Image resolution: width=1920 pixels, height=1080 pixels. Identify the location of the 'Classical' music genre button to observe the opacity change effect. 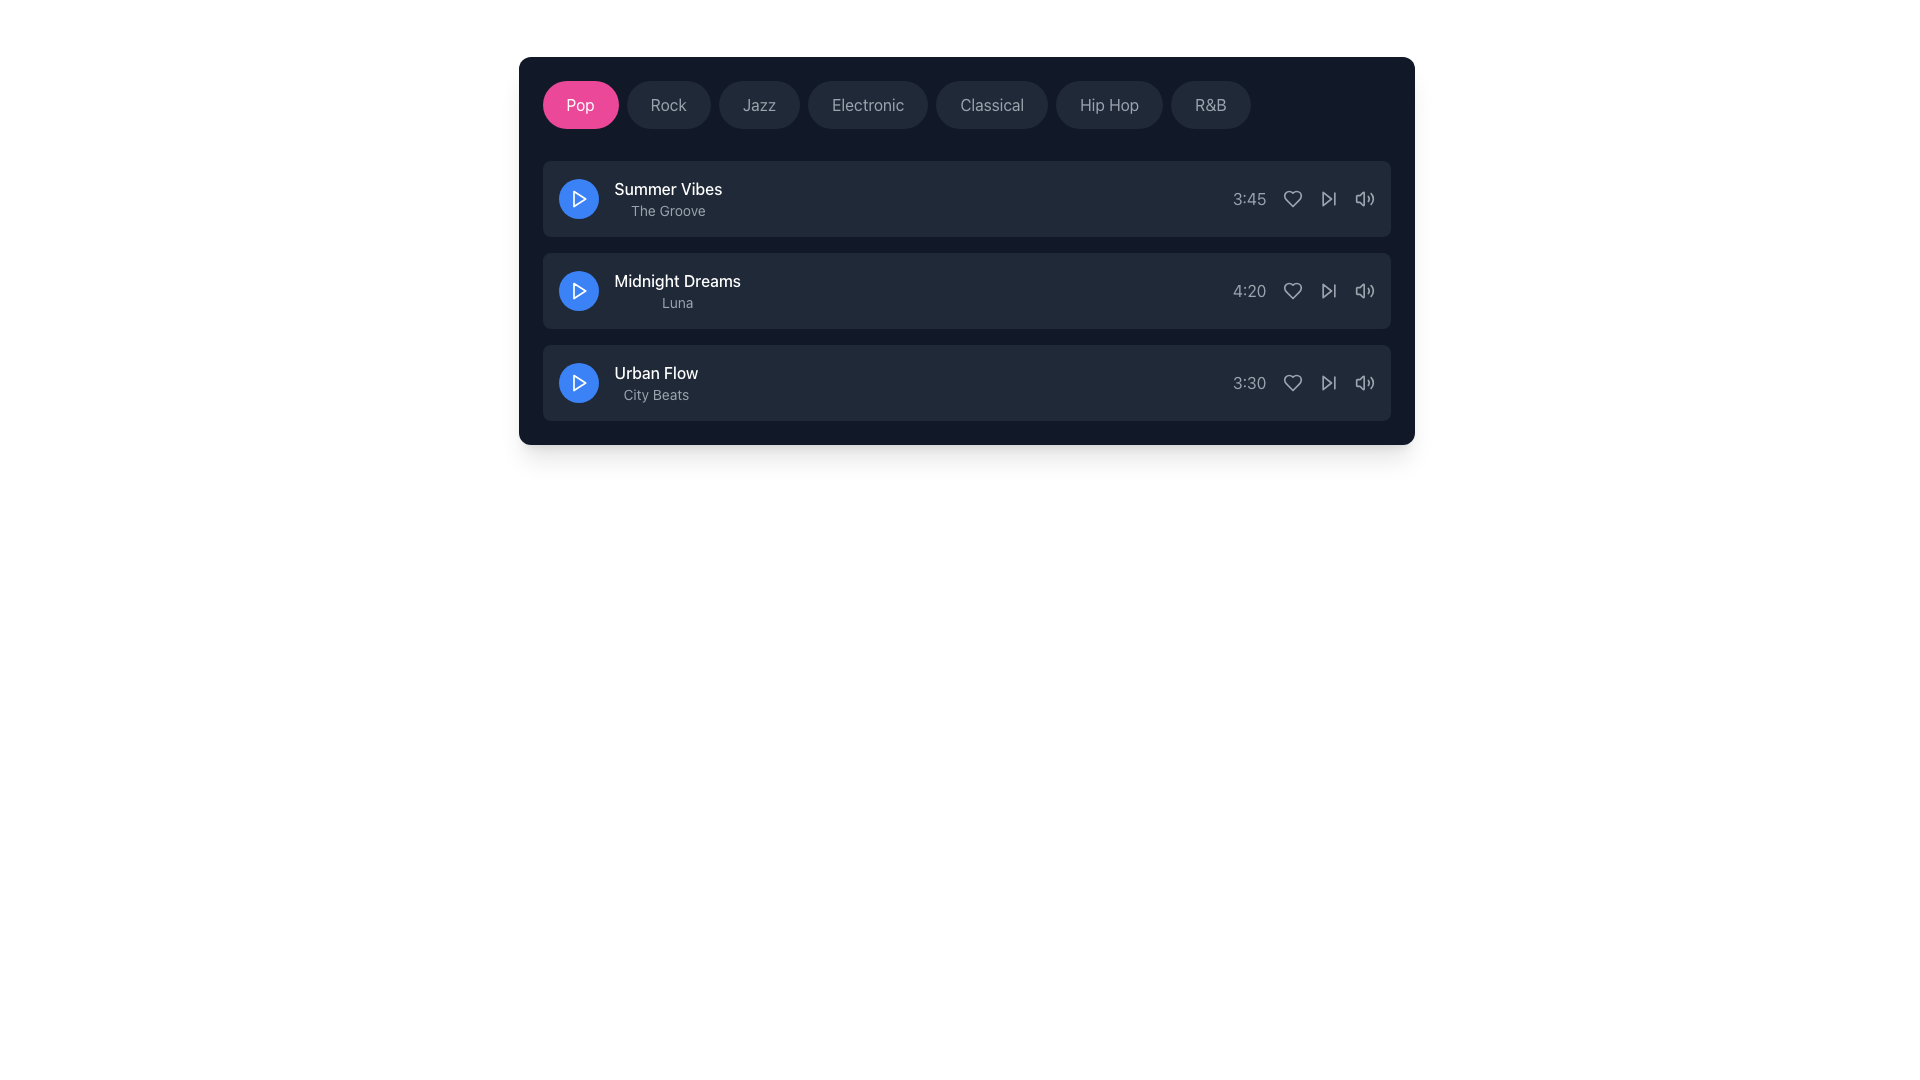
(992, 104).